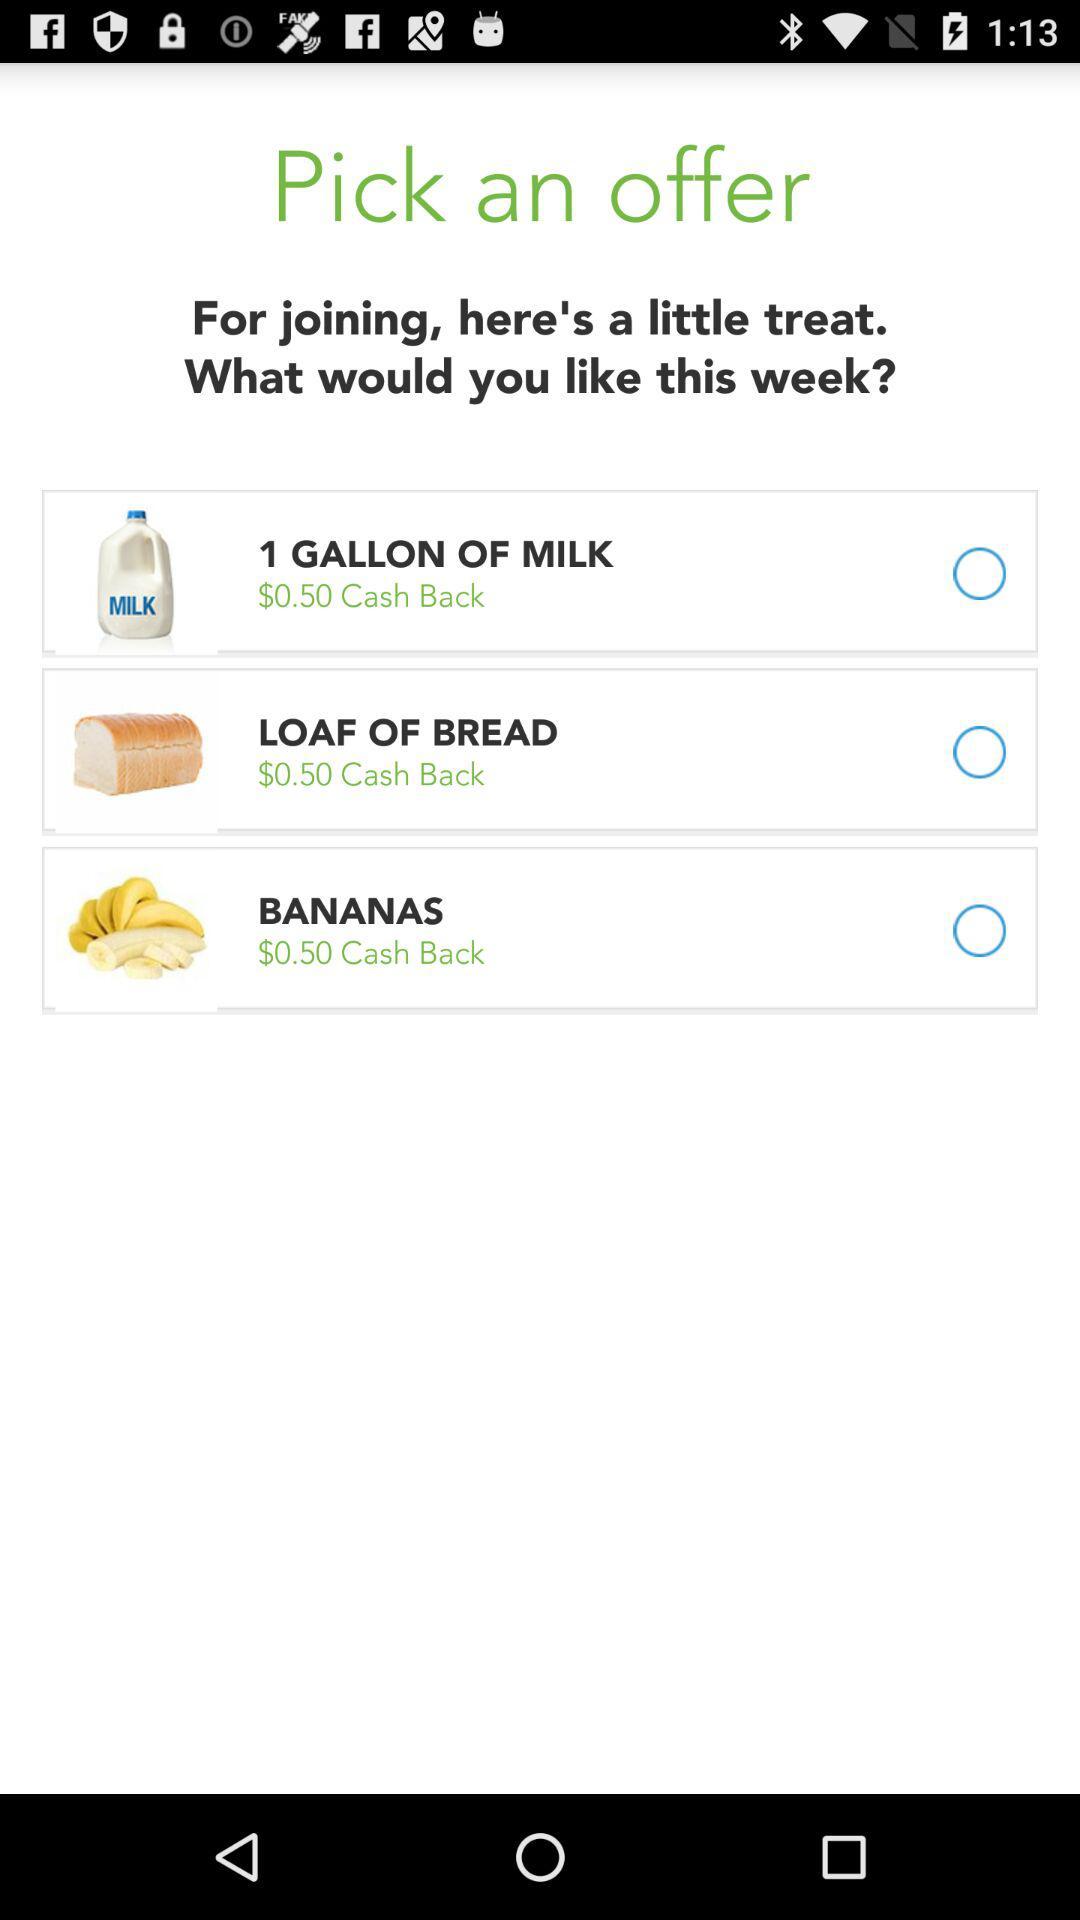 The width and height of the screenshot is (1080, 1920). What do you see at coordinates (439, 554) in the screenshot?
I see `the icon below for joining here` at bounding box center [439, 554].